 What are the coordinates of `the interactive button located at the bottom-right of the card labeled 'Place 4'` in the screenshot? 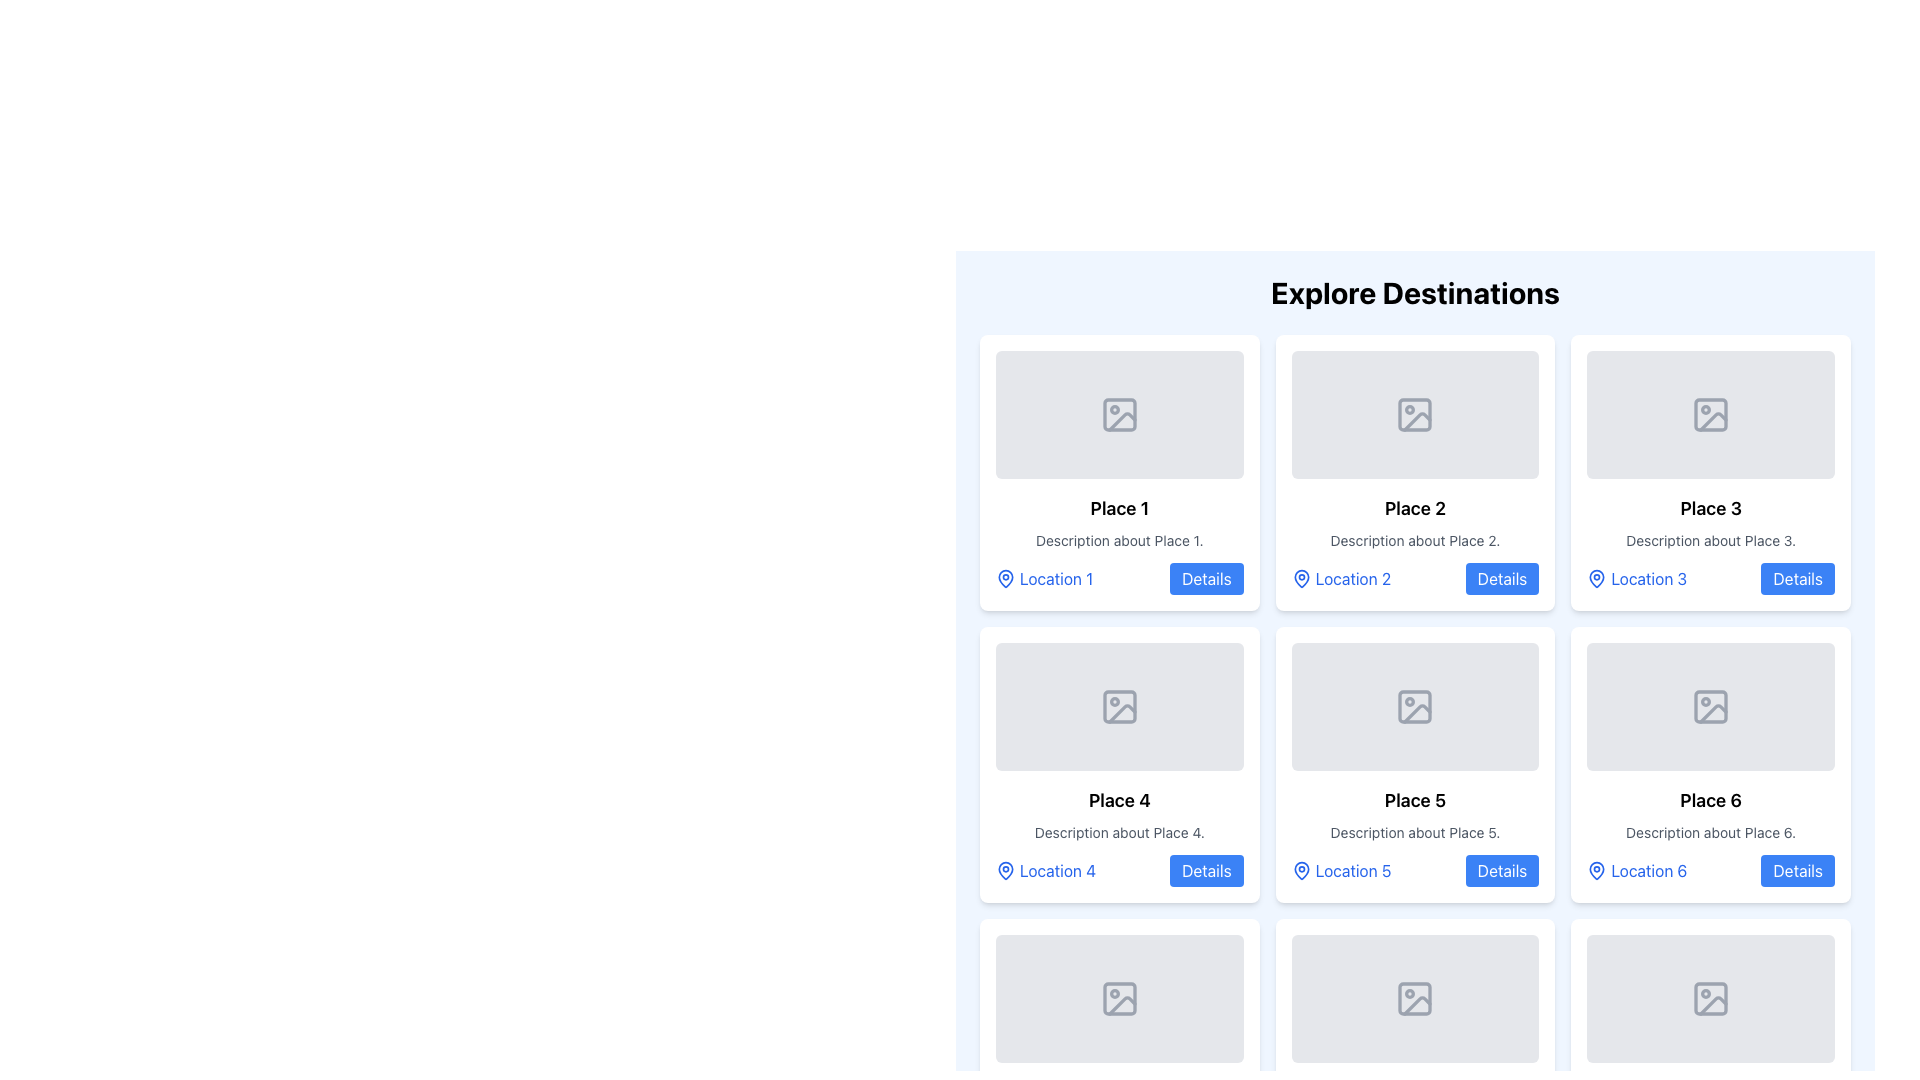 It's located at (1205, 870).